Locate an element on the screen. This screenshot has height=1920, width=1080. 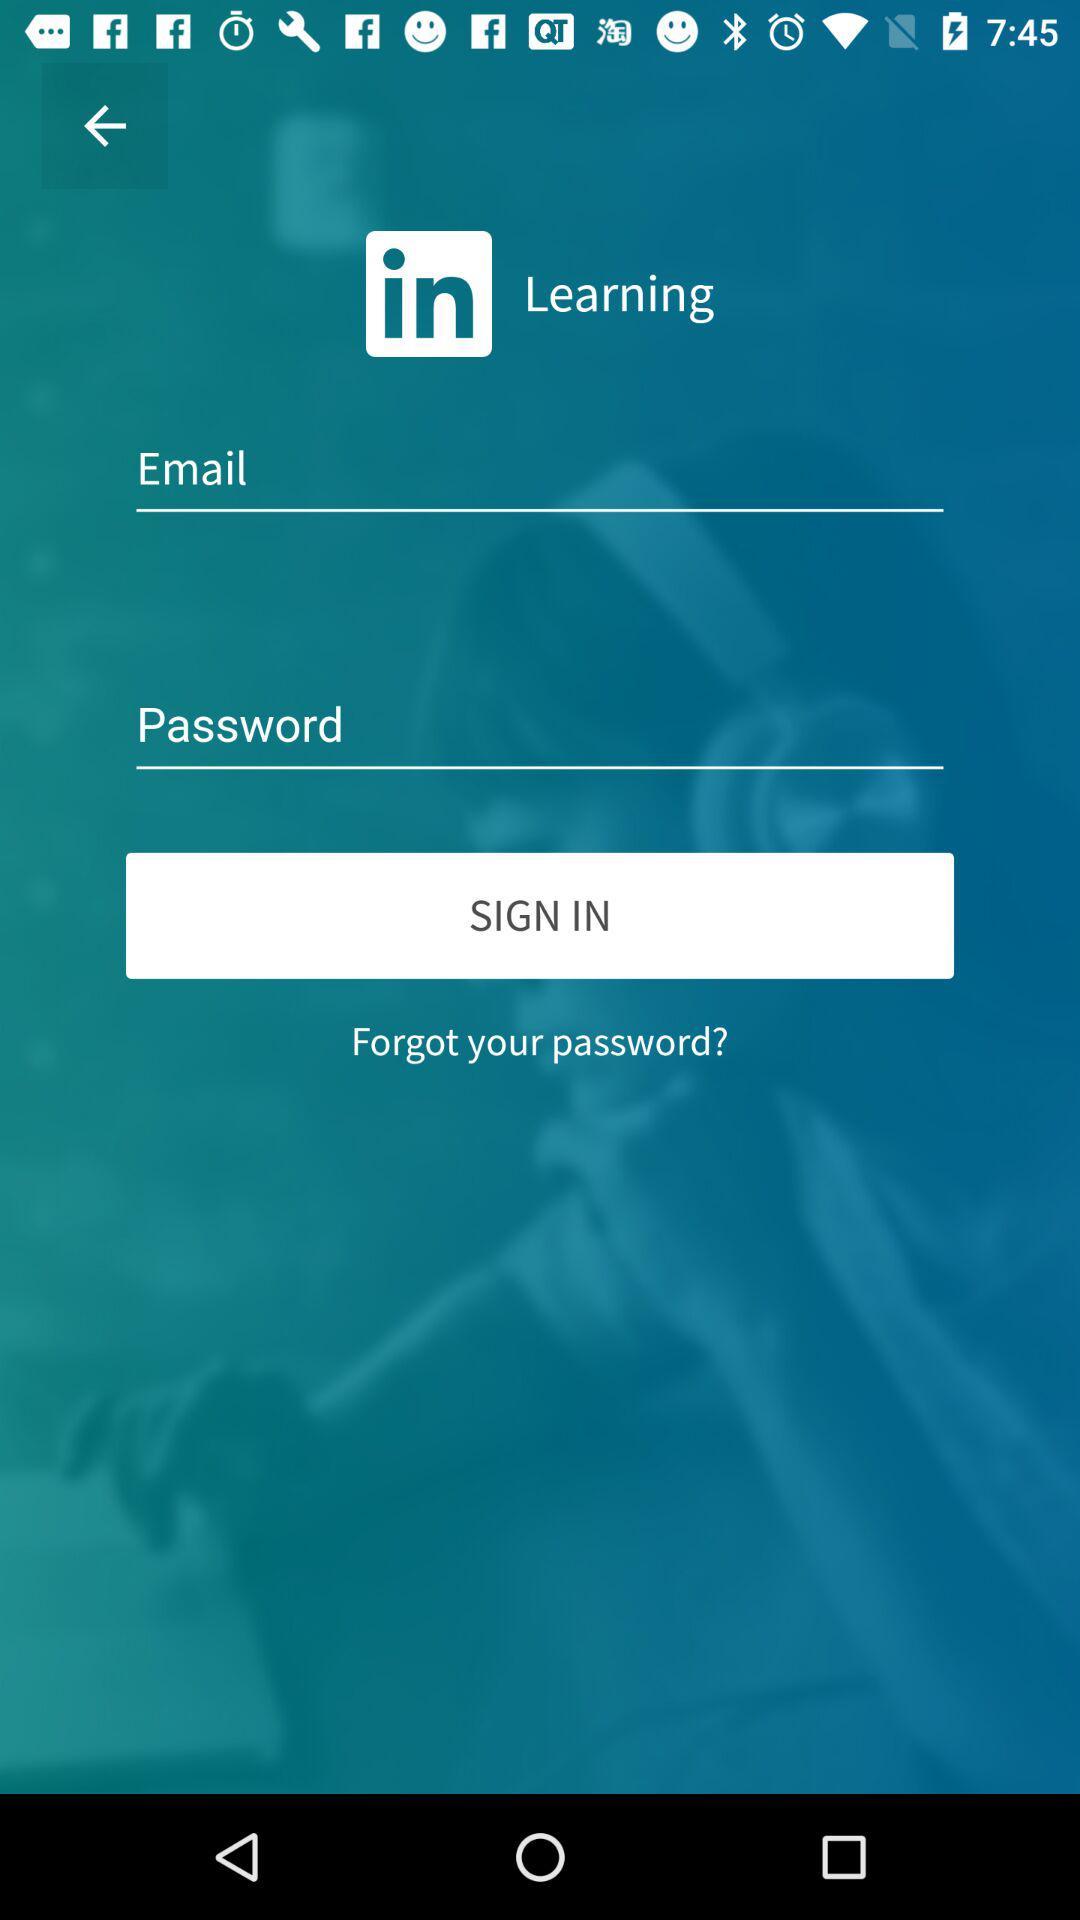
sign in is located at coordinates (540, 914).